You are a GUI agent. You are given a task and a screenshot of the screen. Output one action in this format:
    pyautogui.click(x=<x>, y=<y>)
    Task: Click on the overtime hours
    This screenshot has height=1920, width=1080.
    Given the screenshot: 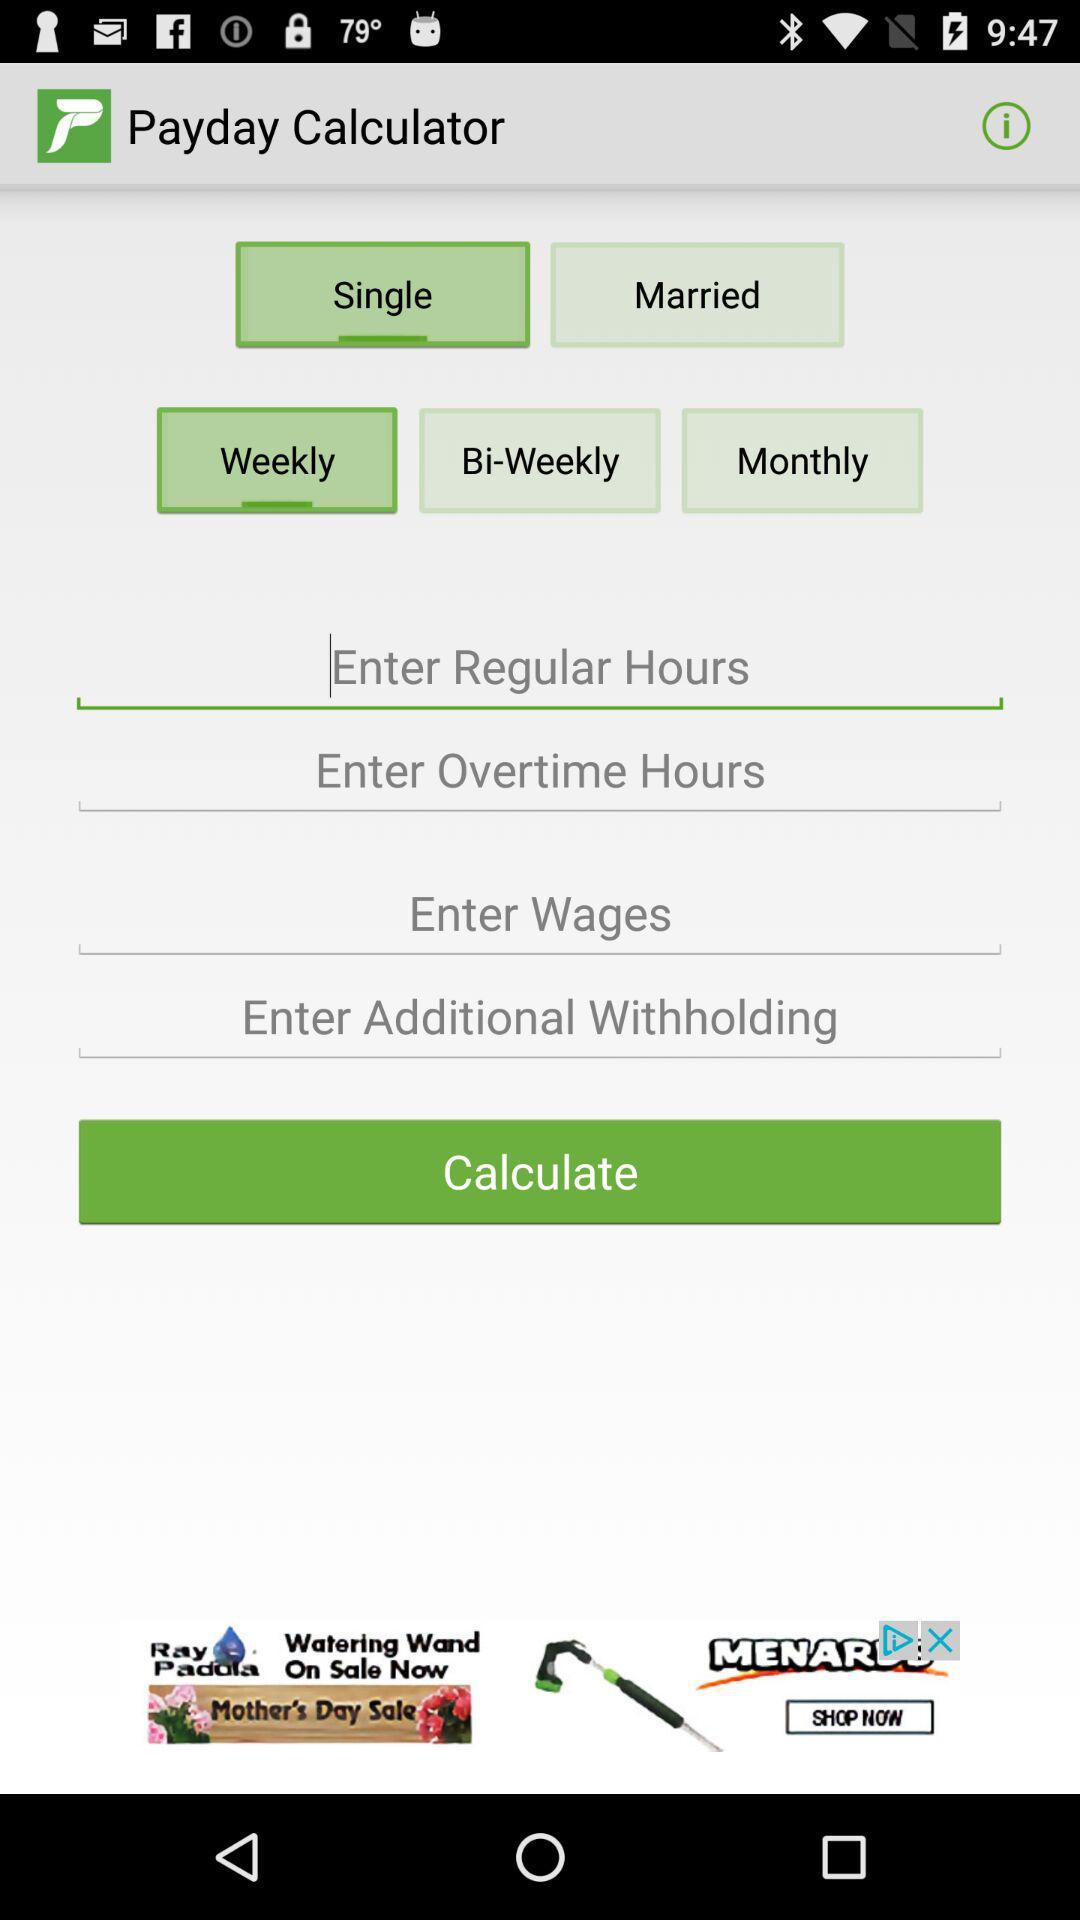 What is the action you would take?
    pyautogui.click(x=540, y=769)
    